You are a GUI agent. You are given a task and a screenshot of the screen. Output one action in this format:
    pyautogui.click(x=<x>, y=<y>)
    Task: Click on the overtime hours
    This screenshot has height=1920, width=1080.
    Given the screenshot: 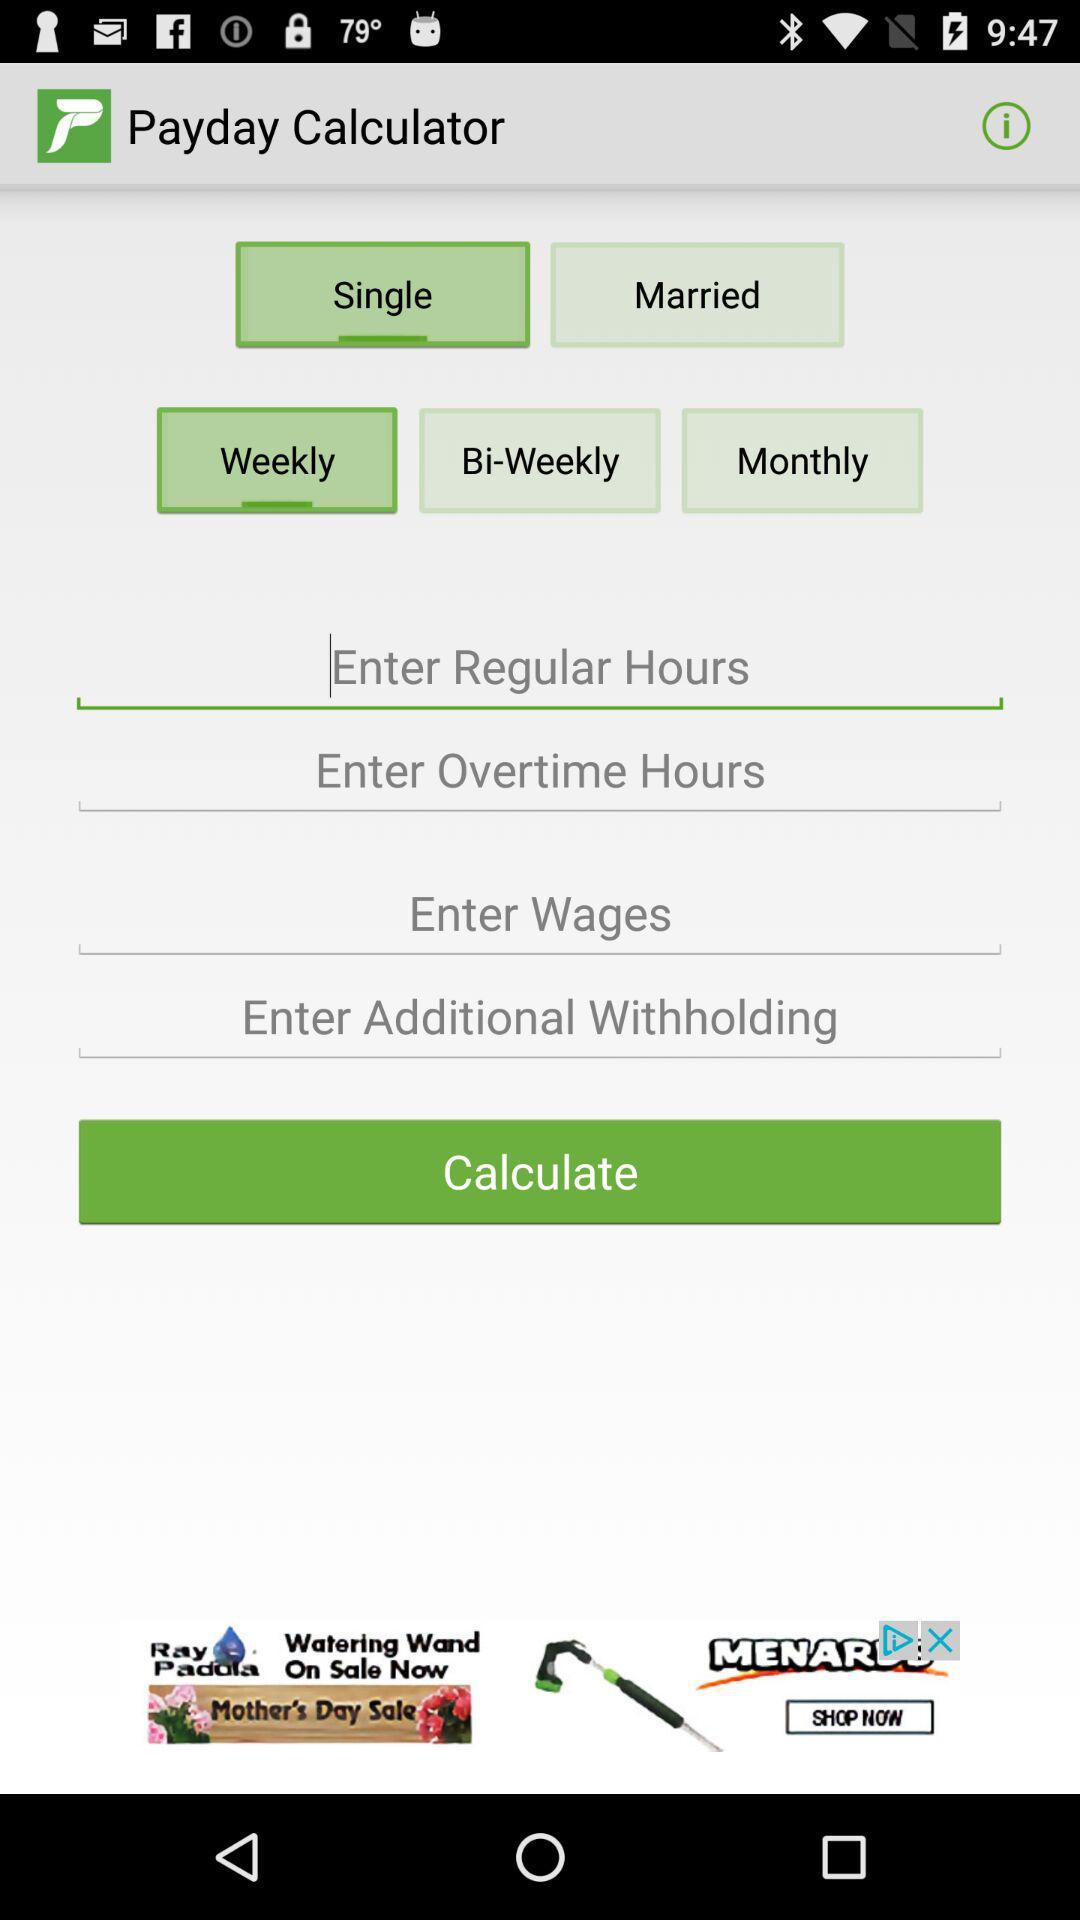 What is the action you would take?
    pyautogui.click(x=540, y=769)
    